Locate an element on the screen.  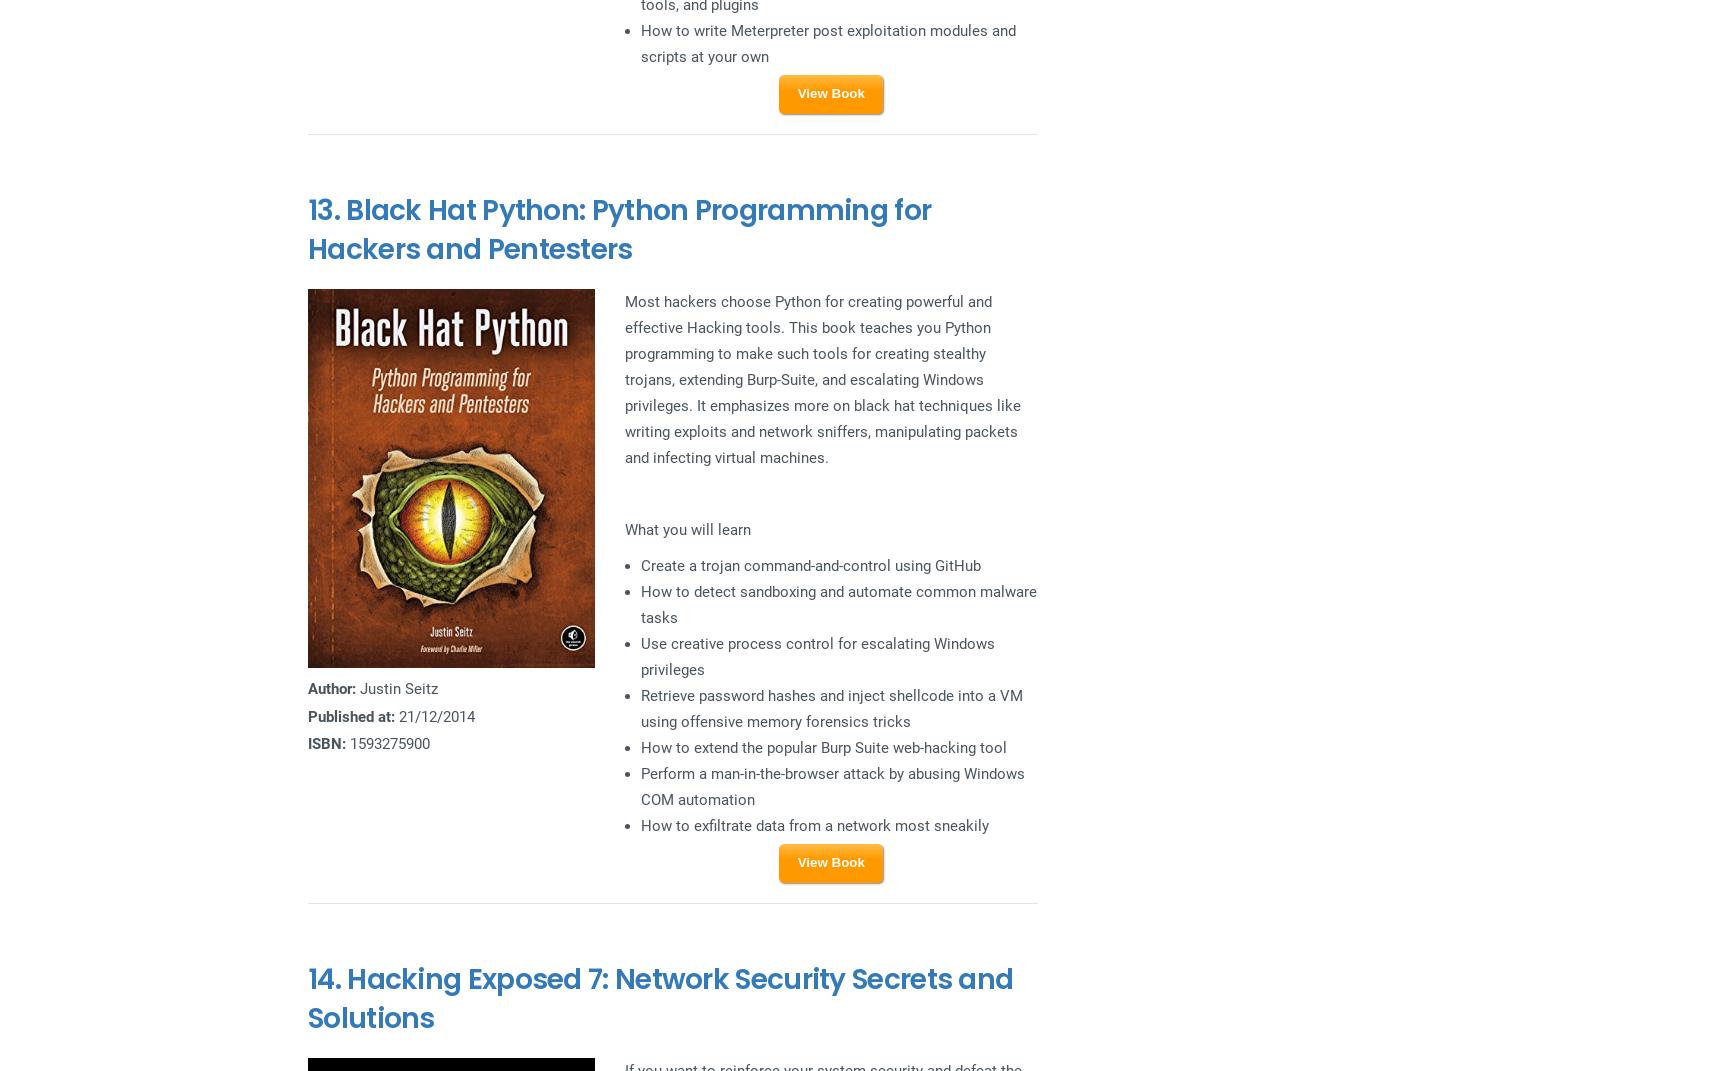
'How to exfiltrate data from a network most sneakily' is located at coordinates (812, 823).